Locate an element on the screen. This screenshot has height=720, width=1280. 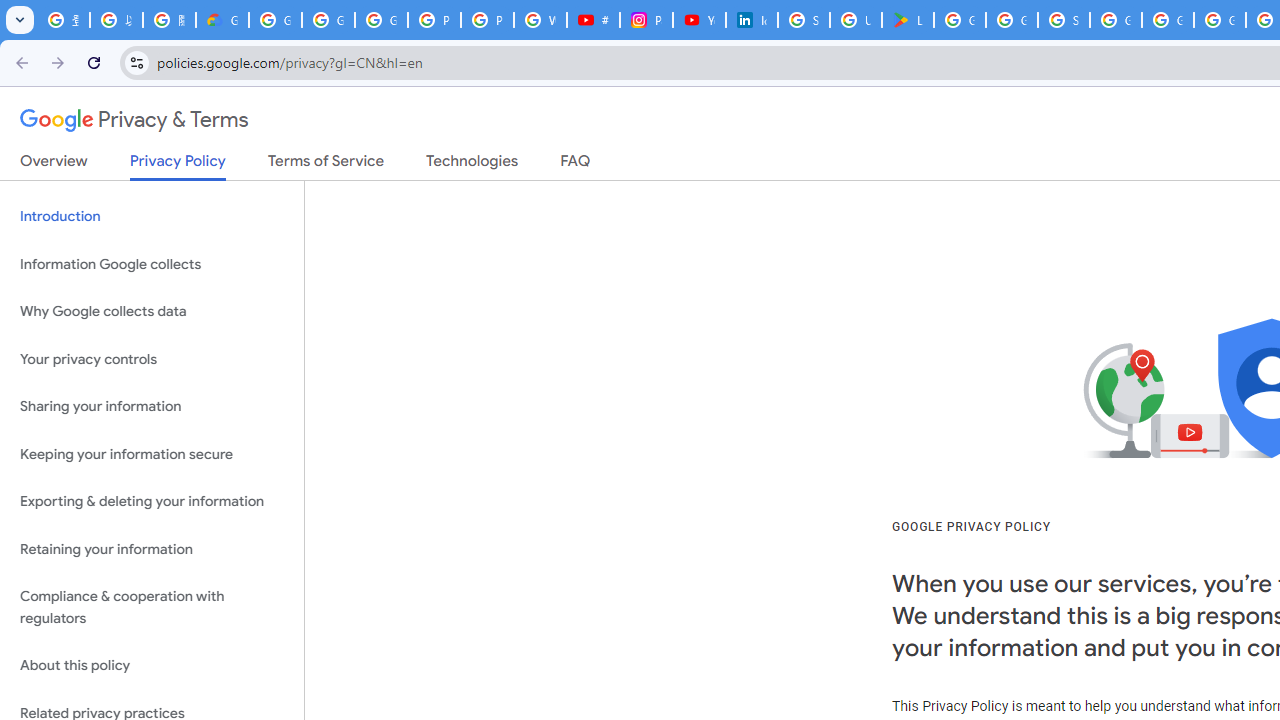
'About this policy' is located at coordinates (151, 666).